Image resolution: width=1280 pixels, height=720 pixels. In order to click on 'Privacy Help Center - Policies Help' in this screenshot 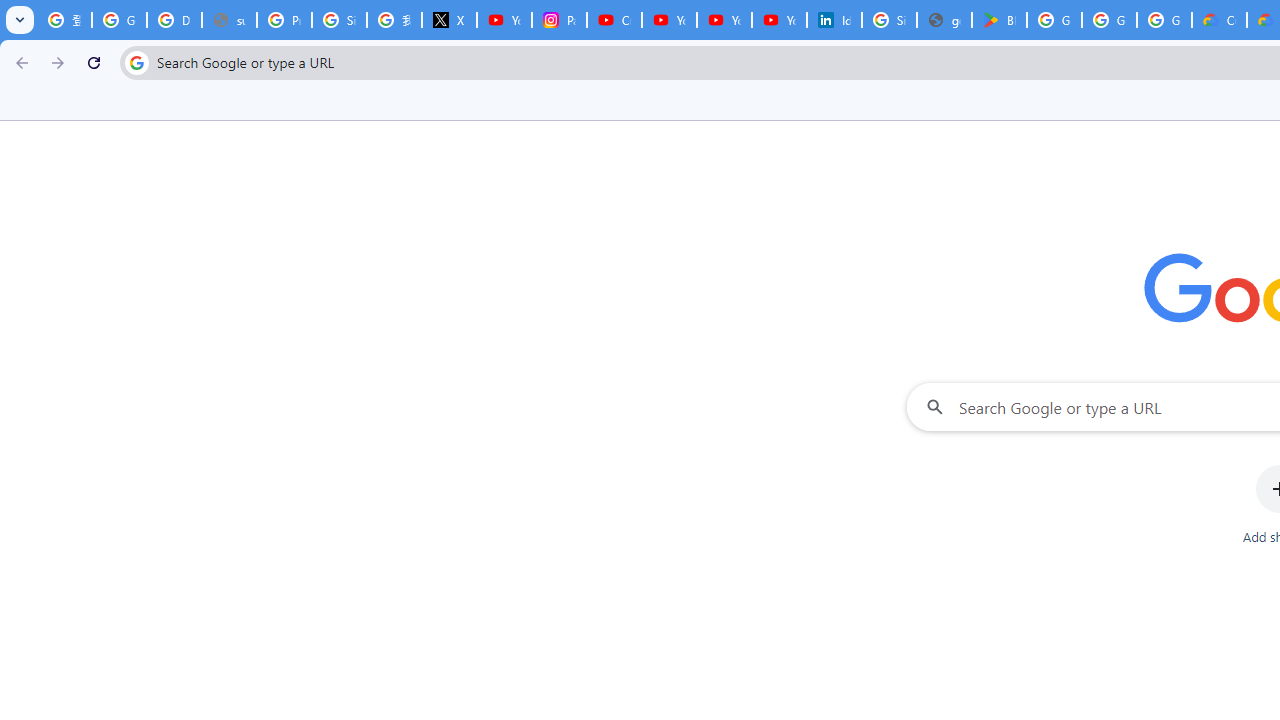, I will do `click(283, 20)`.